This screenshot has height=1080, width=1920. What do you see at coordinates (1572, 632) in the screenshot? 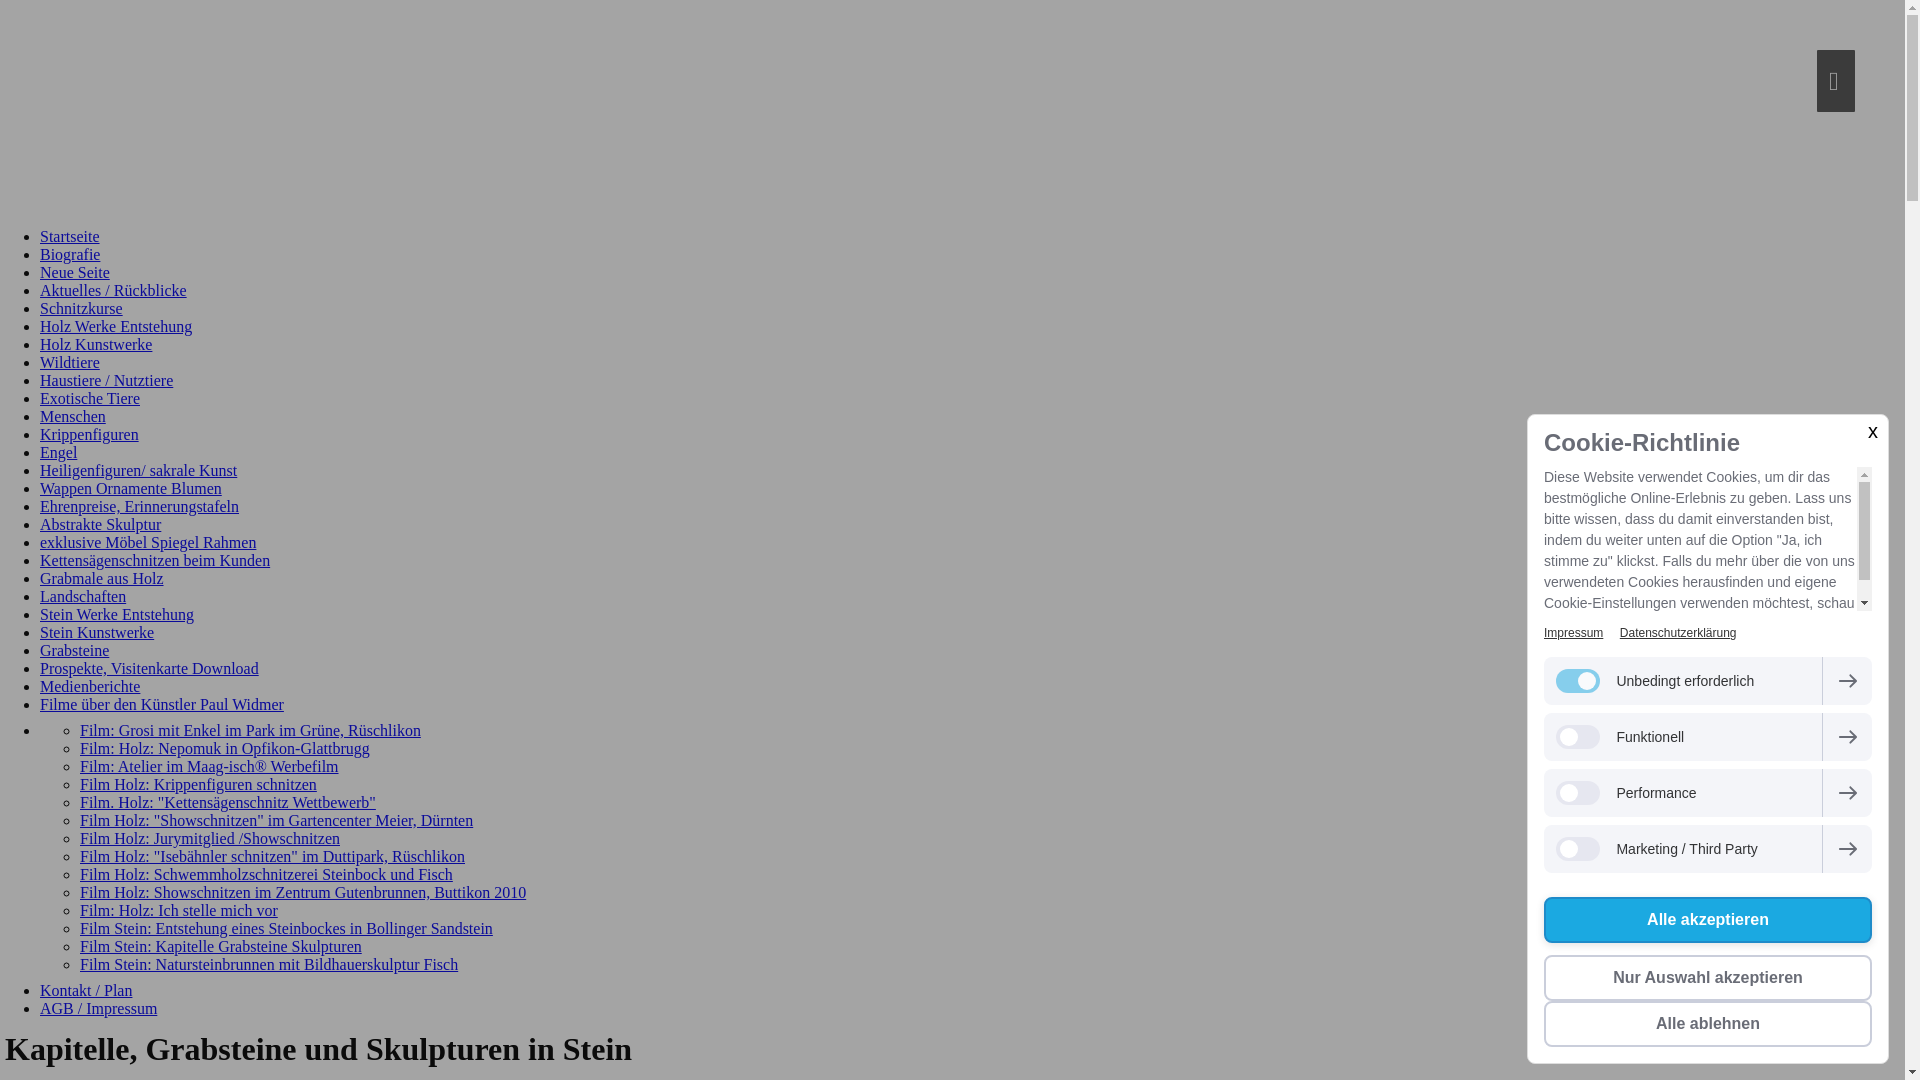
I see `'Impressum'` at bounding box center [1572, 632].